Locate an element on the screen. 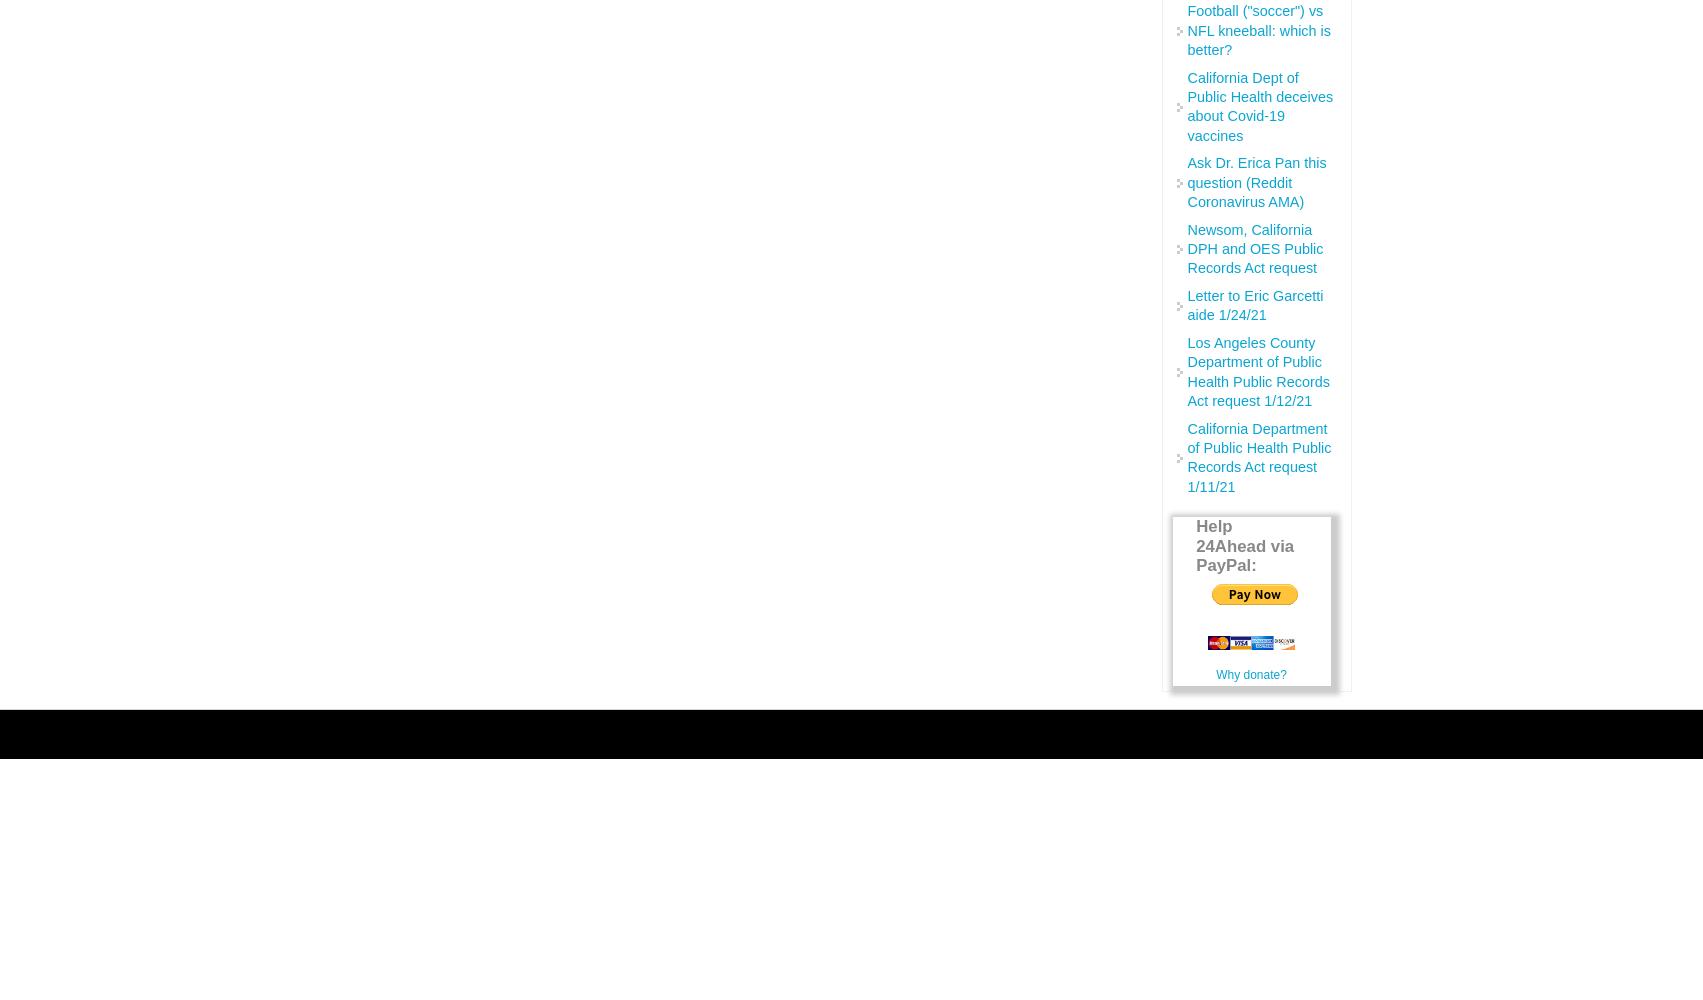 The height and width of the screenshot is (1000, 1703). 'Football ("soccer") vs NFL kneeball: which is better?' is located at coordinates (1257, 30).